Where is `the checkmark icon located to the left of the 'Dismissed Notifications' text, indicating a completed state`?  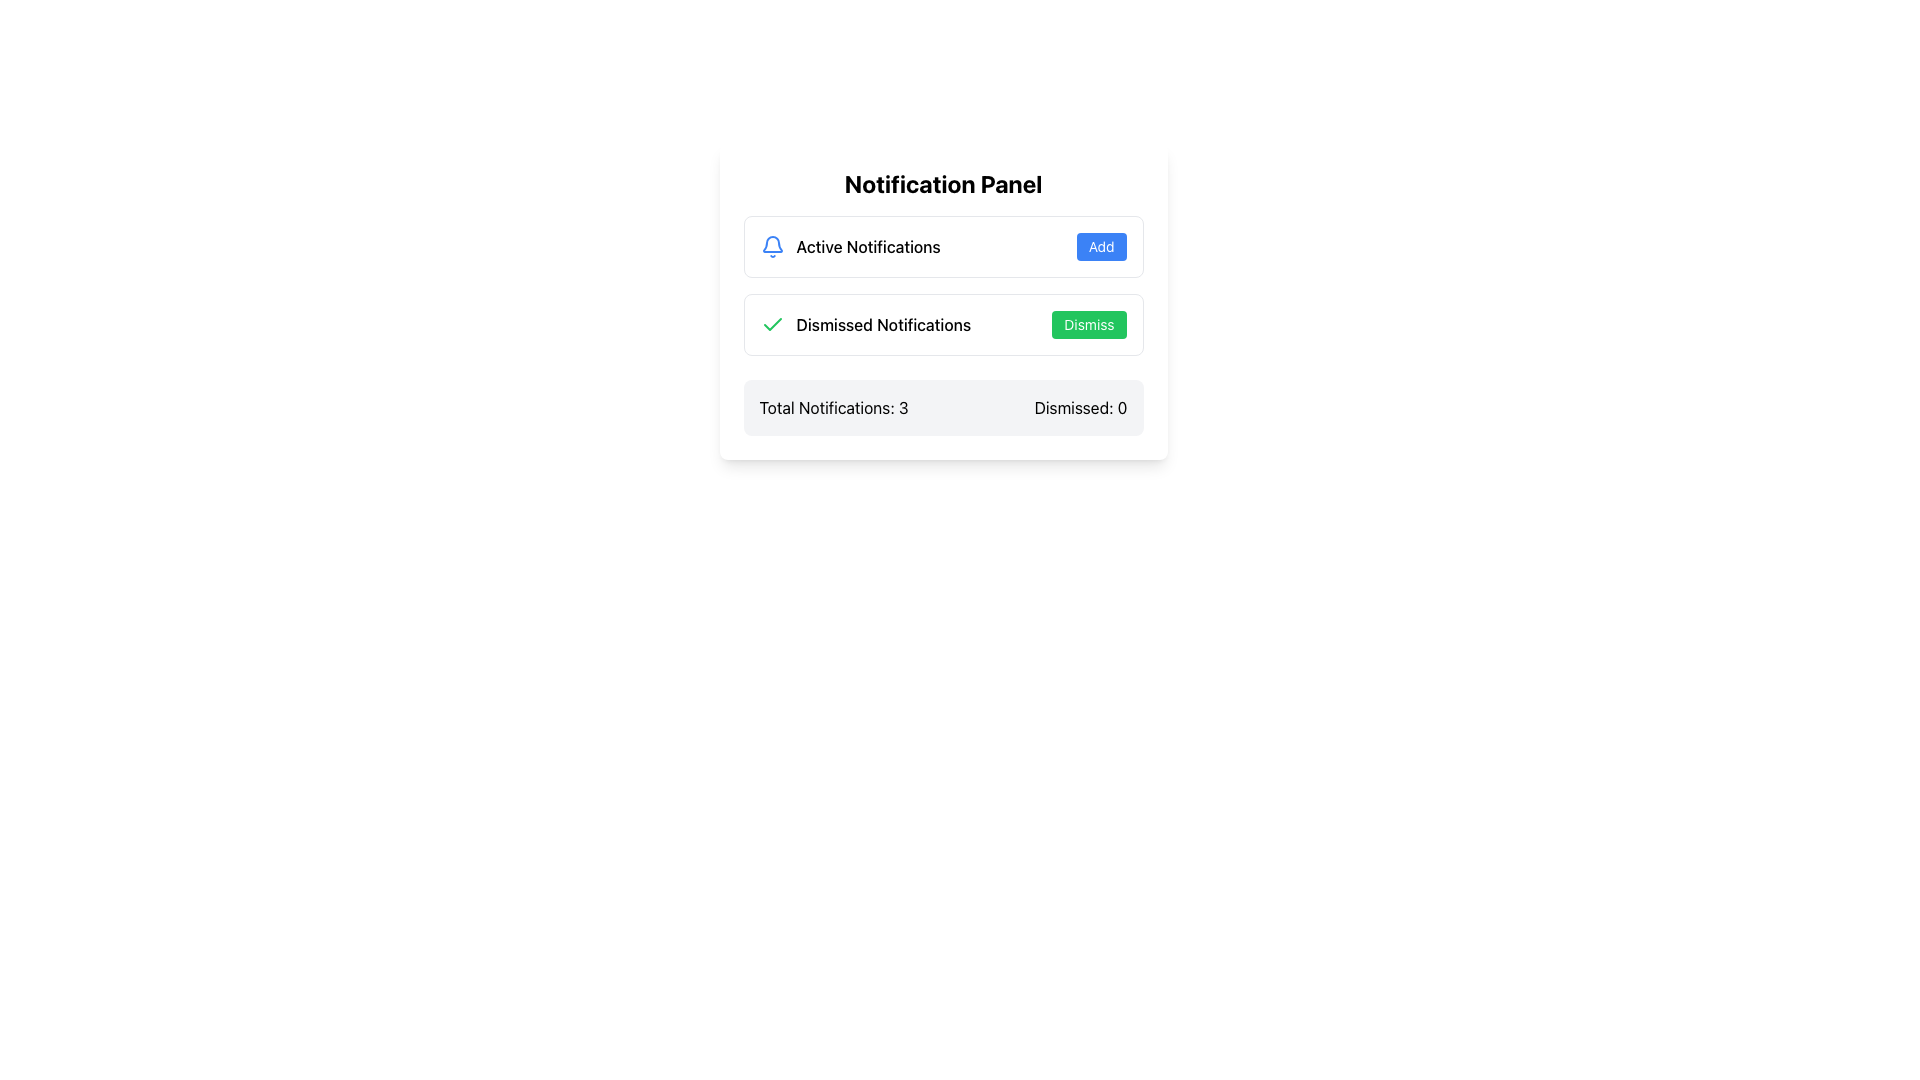
the checkmark icon located to the left of the 'Dismissed Notifications' text, indicating a completed state is located at coordinates (771, 323).